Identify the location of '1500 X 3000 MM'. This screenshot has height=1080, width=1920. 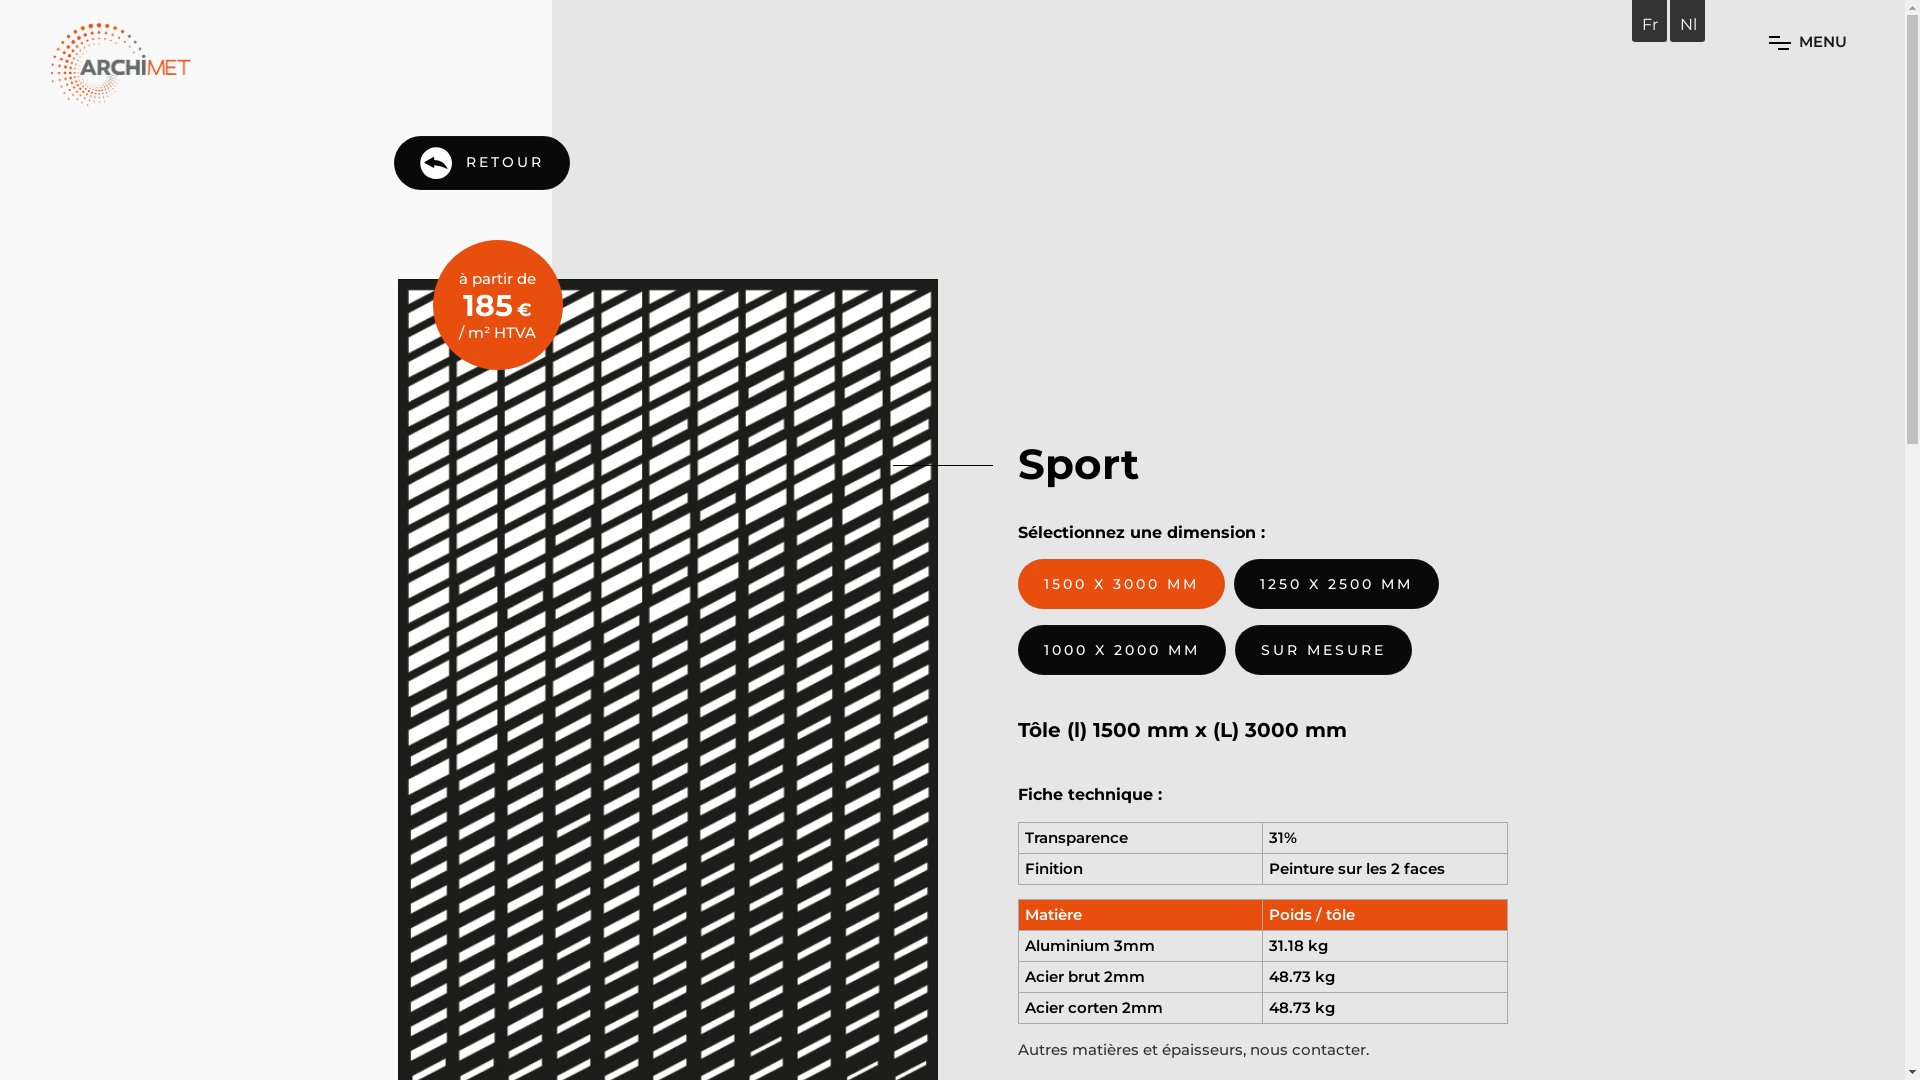
(1121, 583).